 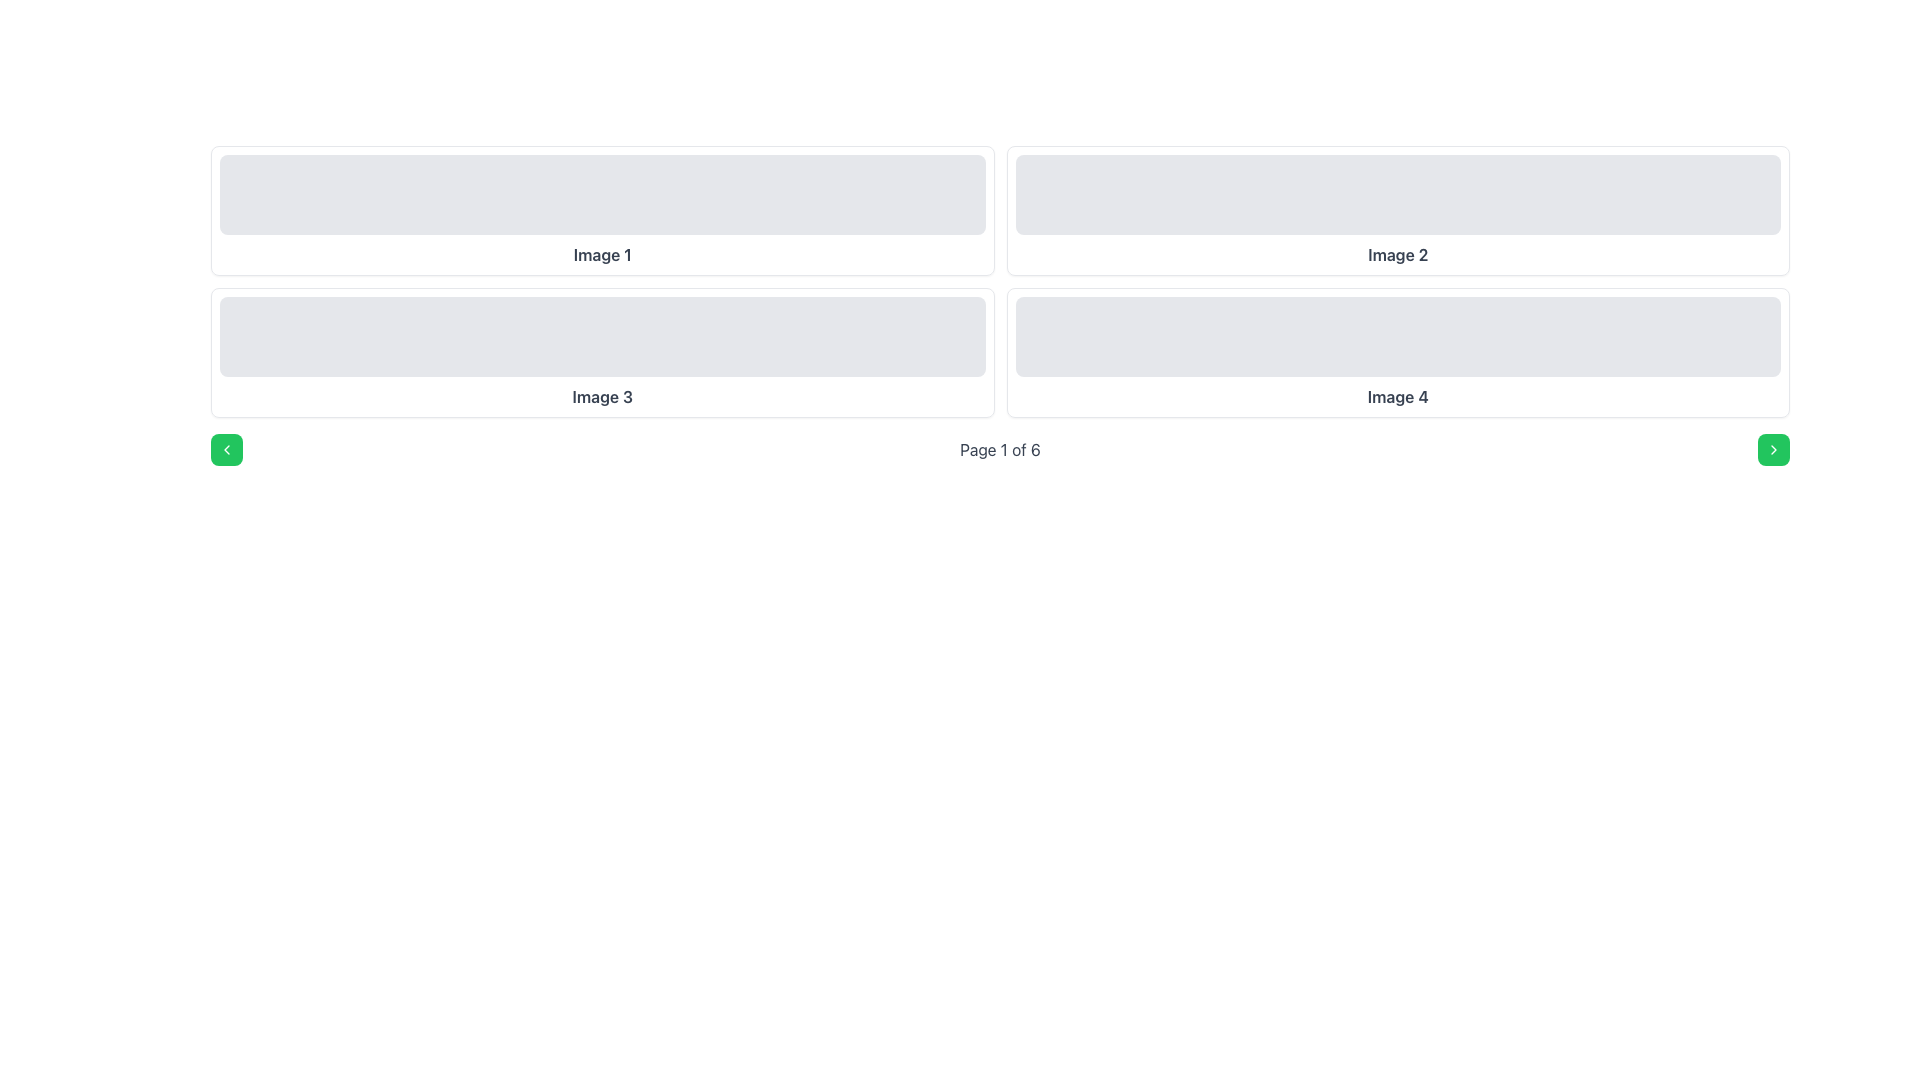 What do you see at coordinates (226, 450) in the screenshot?
I see `the small, rectangular green button with rounded corners located at the far left side of the footer` at bounding box center [226, 450].